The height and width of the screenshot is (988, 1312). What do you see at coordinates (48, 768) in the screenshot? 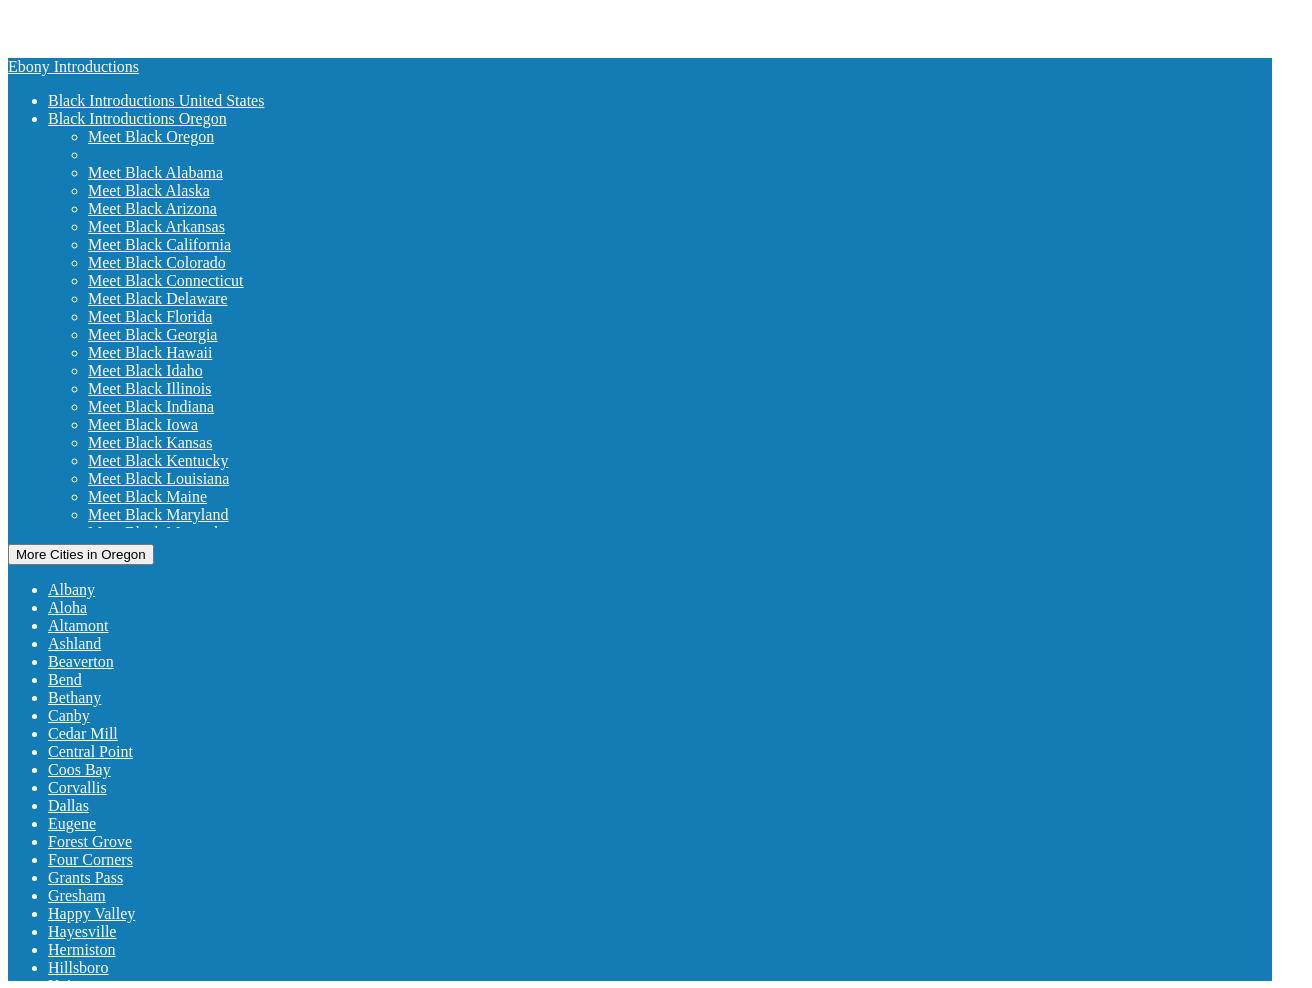
I see `'Coos Bay'` at bounding box center [48, 768].